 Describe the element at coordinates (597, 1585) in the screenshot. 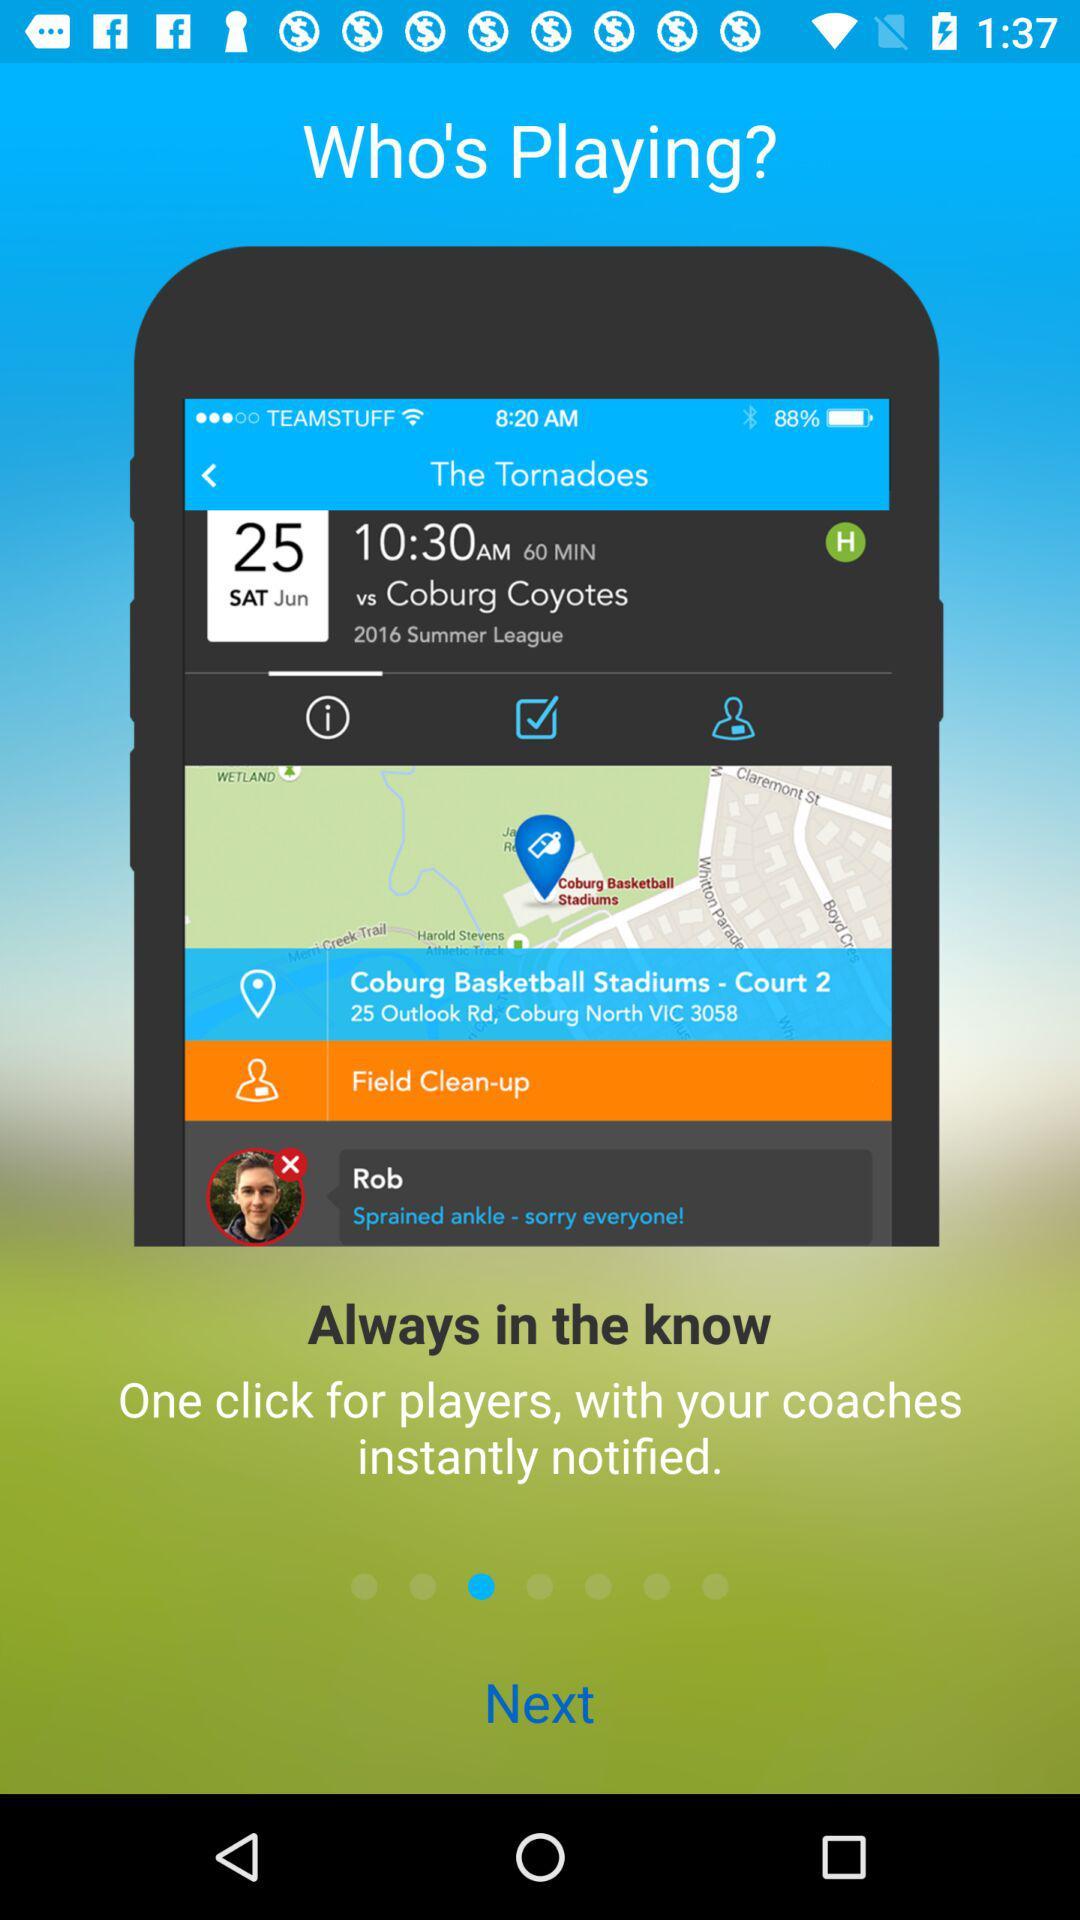

I see `icon above next item` at that location.